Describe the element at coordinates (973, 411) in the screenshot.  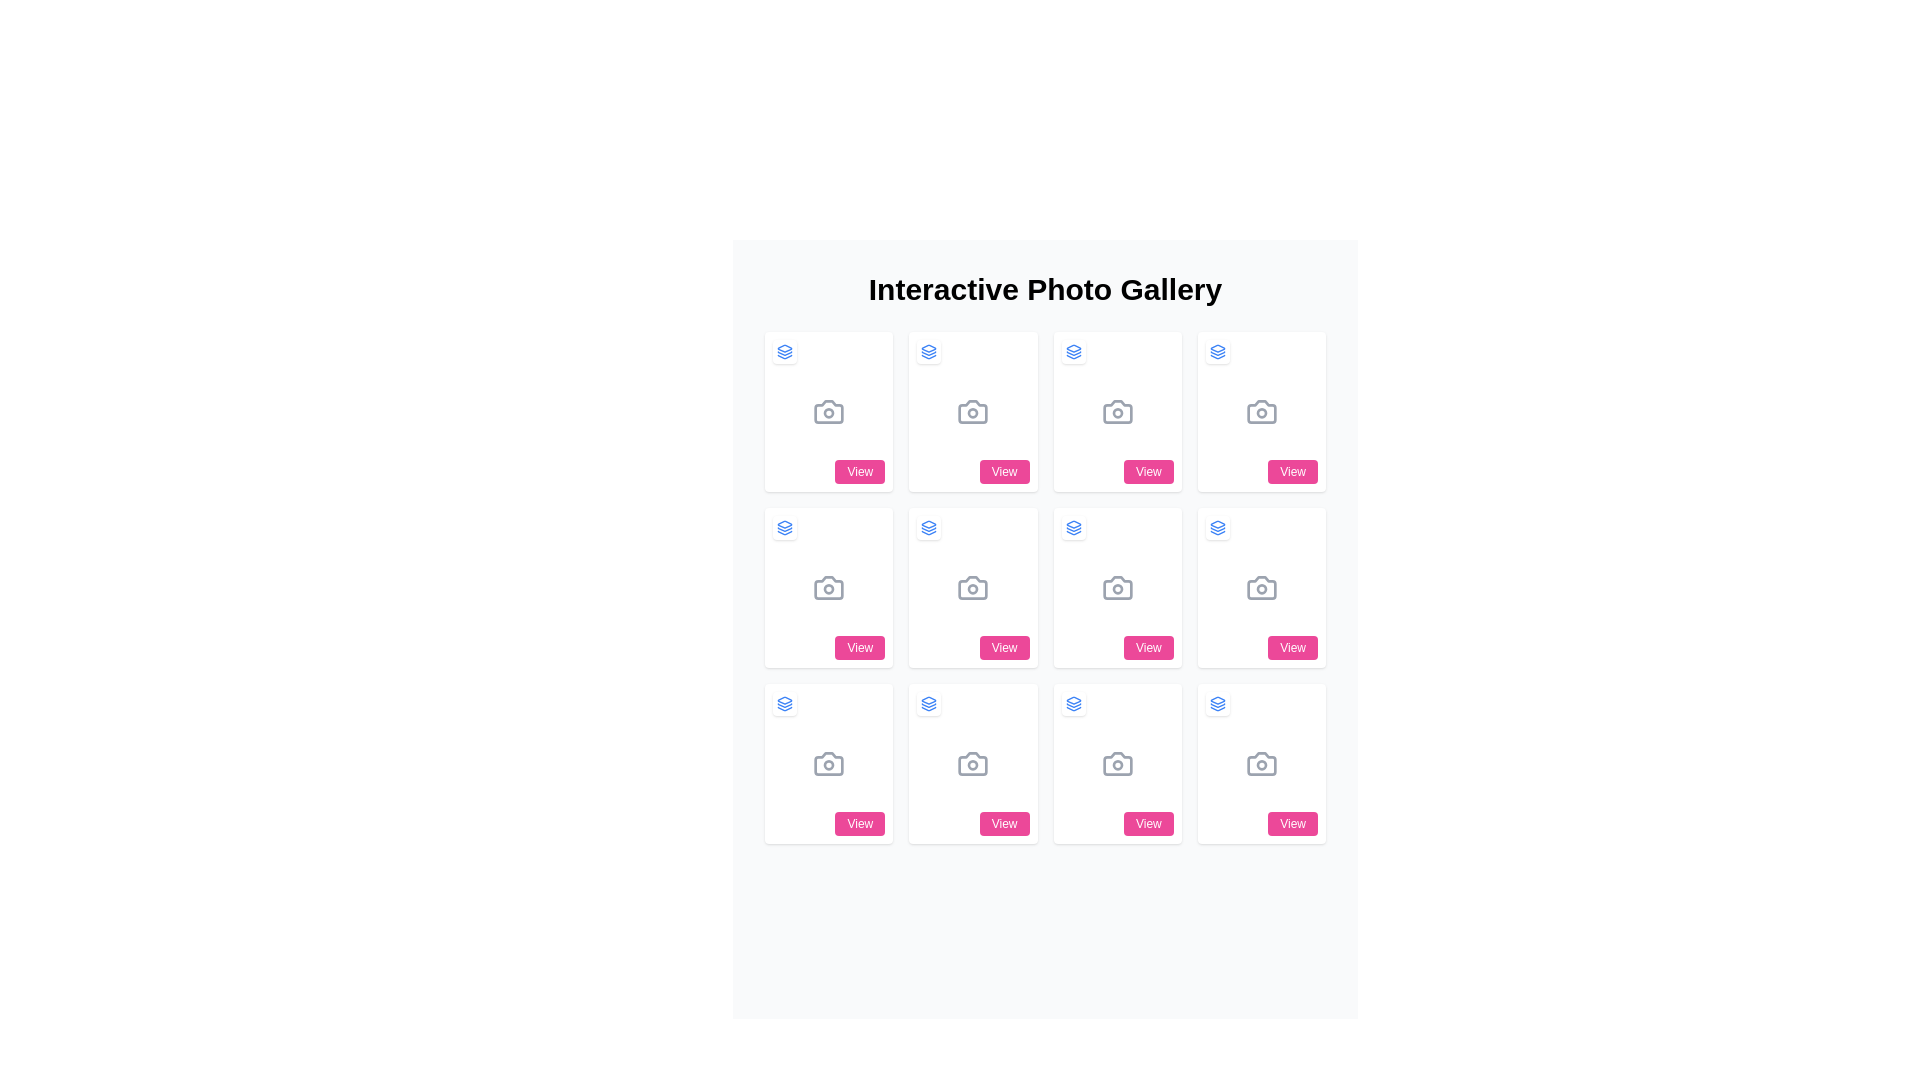
I see `the 'View' button with a pink background and white text, located at the bottom-right corner of the second item in the first row of the 'Interactive Photo Gallery' grid` at that location.